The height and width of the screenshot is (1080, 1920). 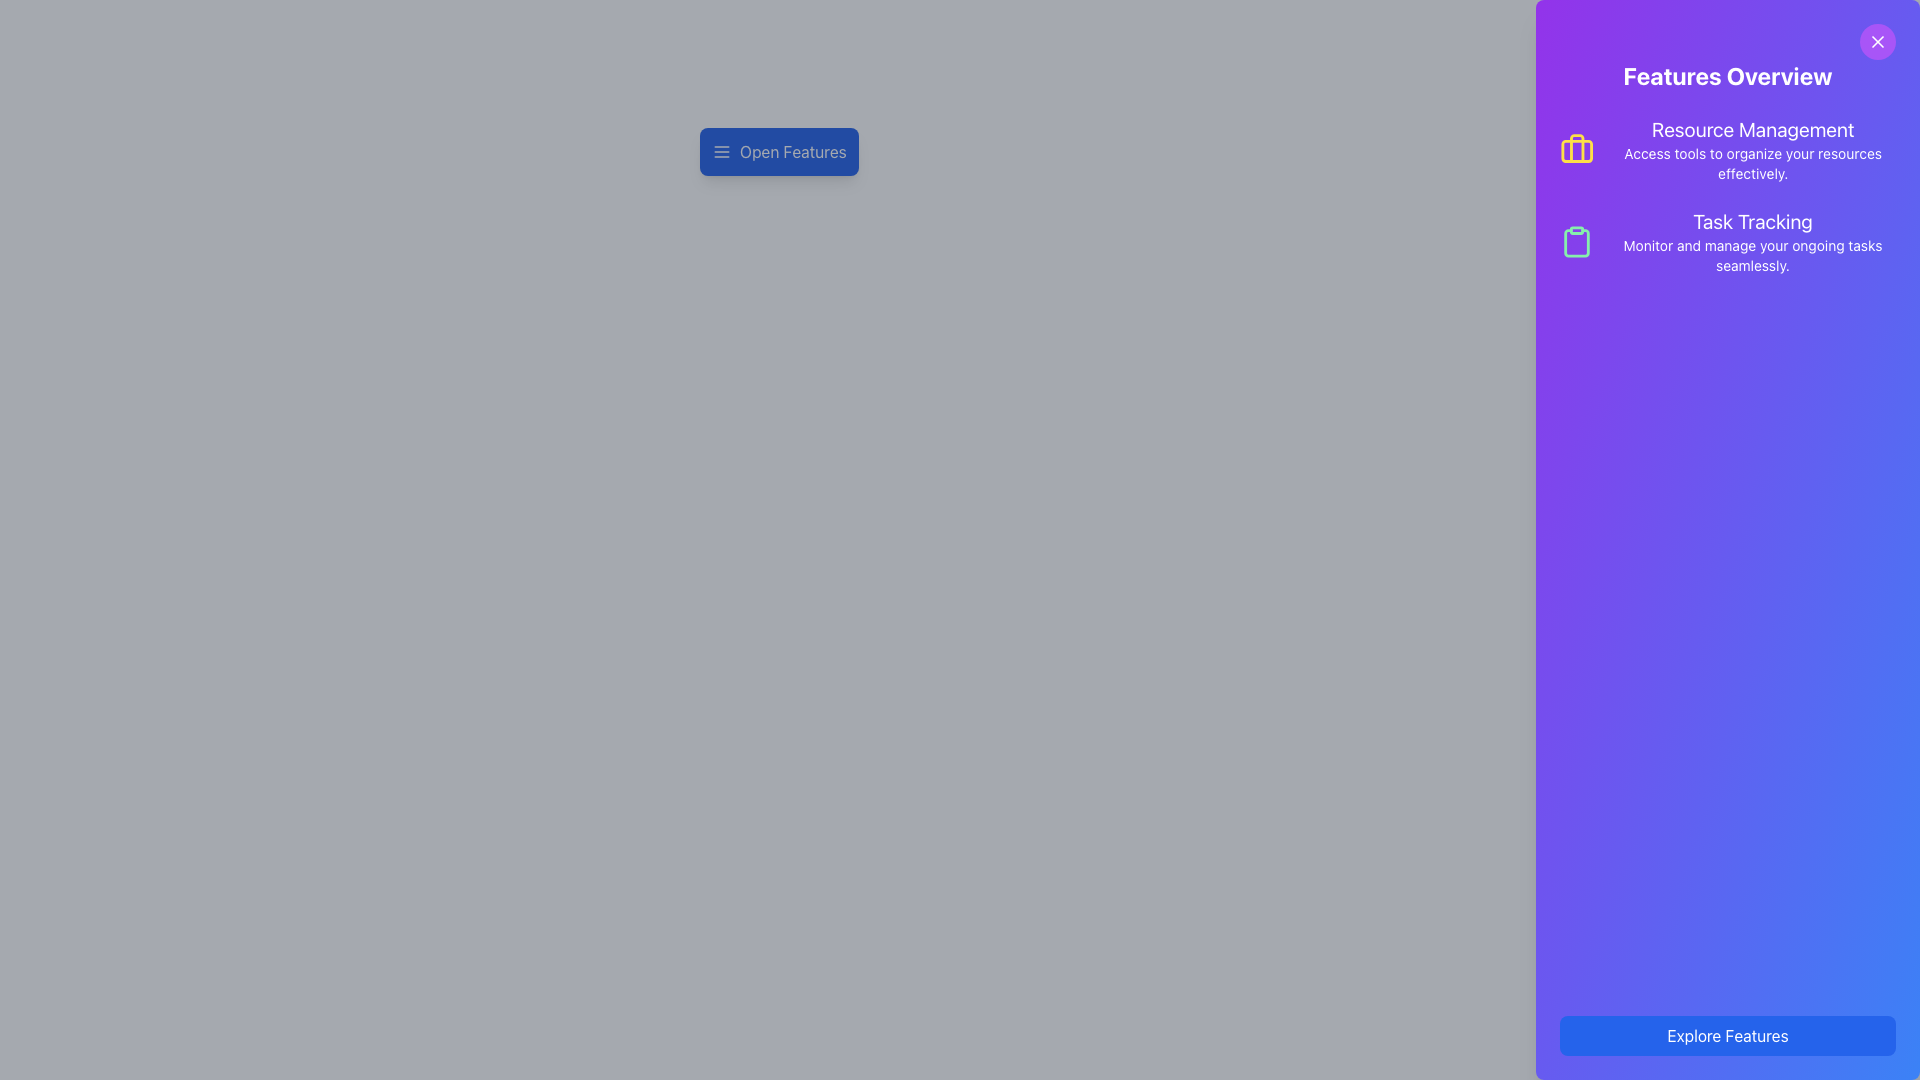 I want to click on the 'Resource Management' text label within the right-aligned sidebar, which is styled with a prominent large font and has a purple gradient background, so click(x=1752, y=130).